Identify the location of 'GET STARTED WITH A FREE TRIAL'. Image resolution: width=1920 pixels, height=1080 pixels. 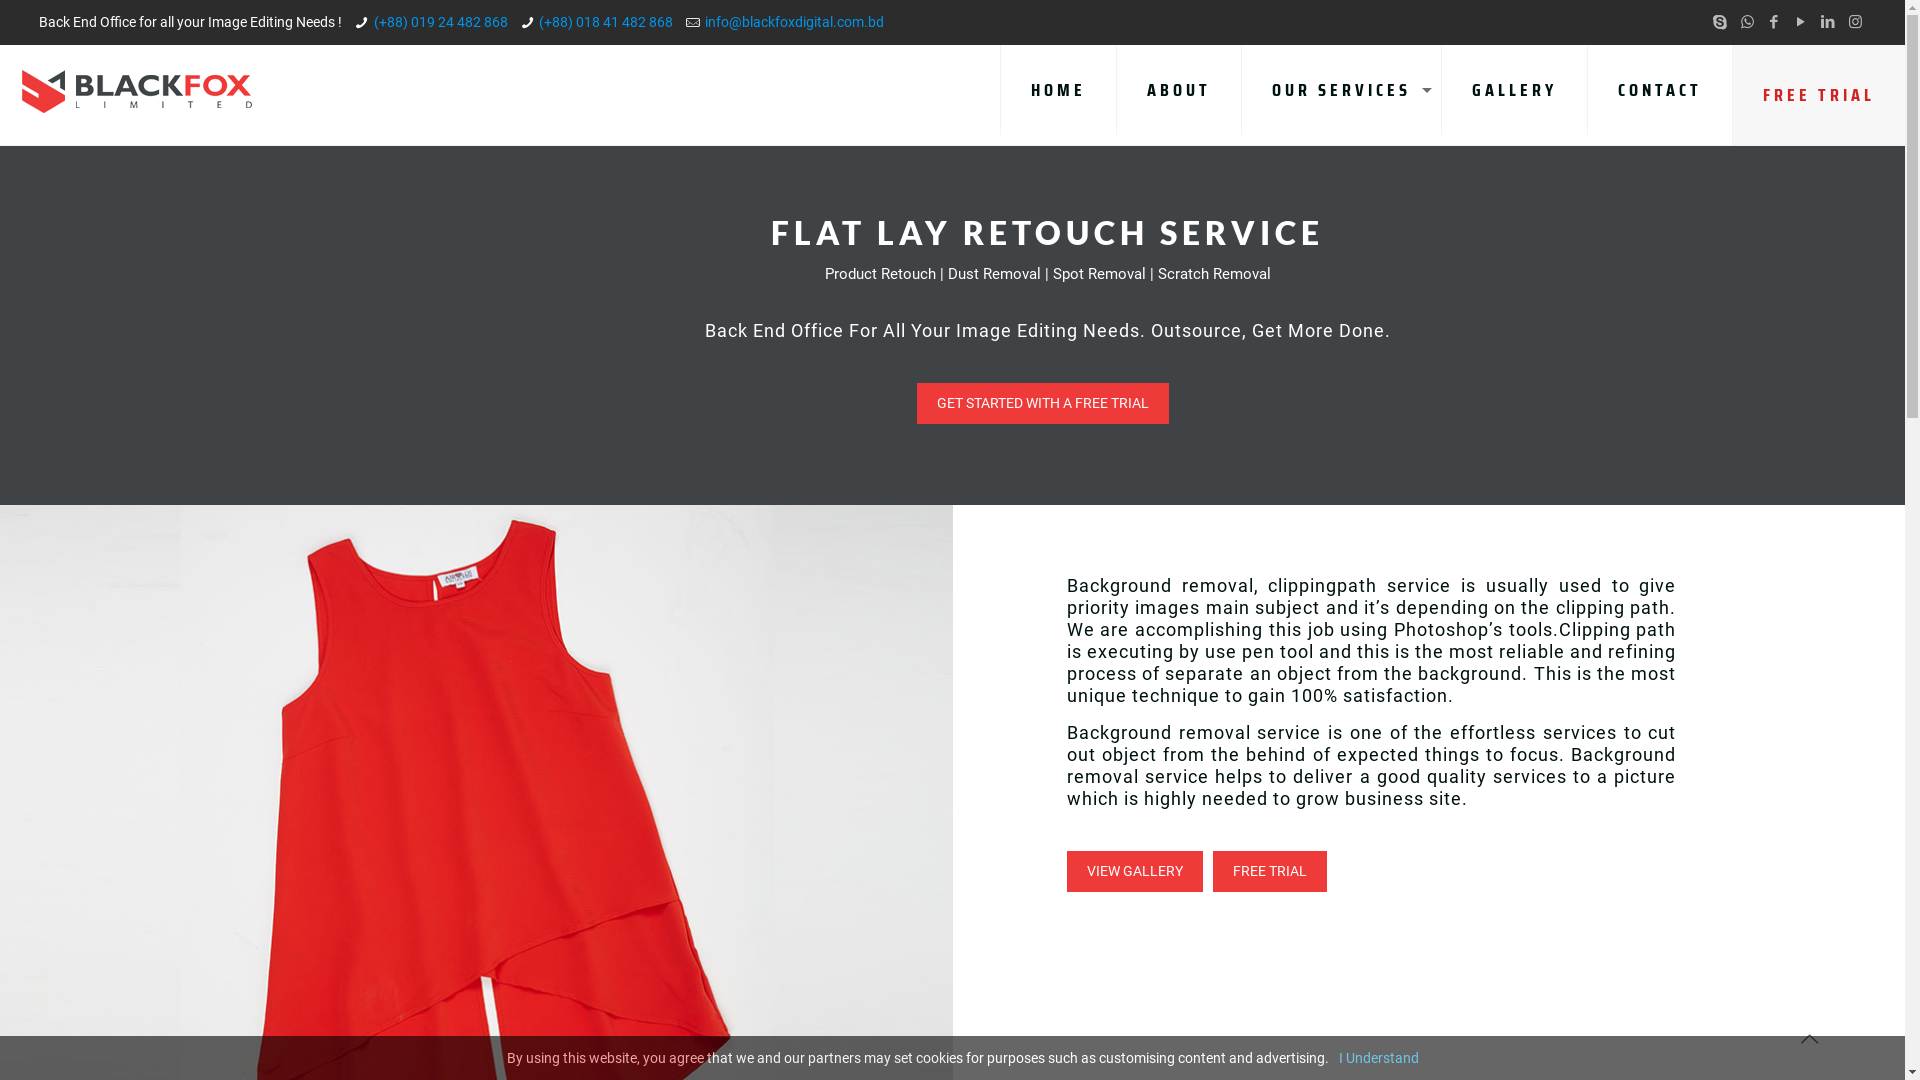
(1041, 403).